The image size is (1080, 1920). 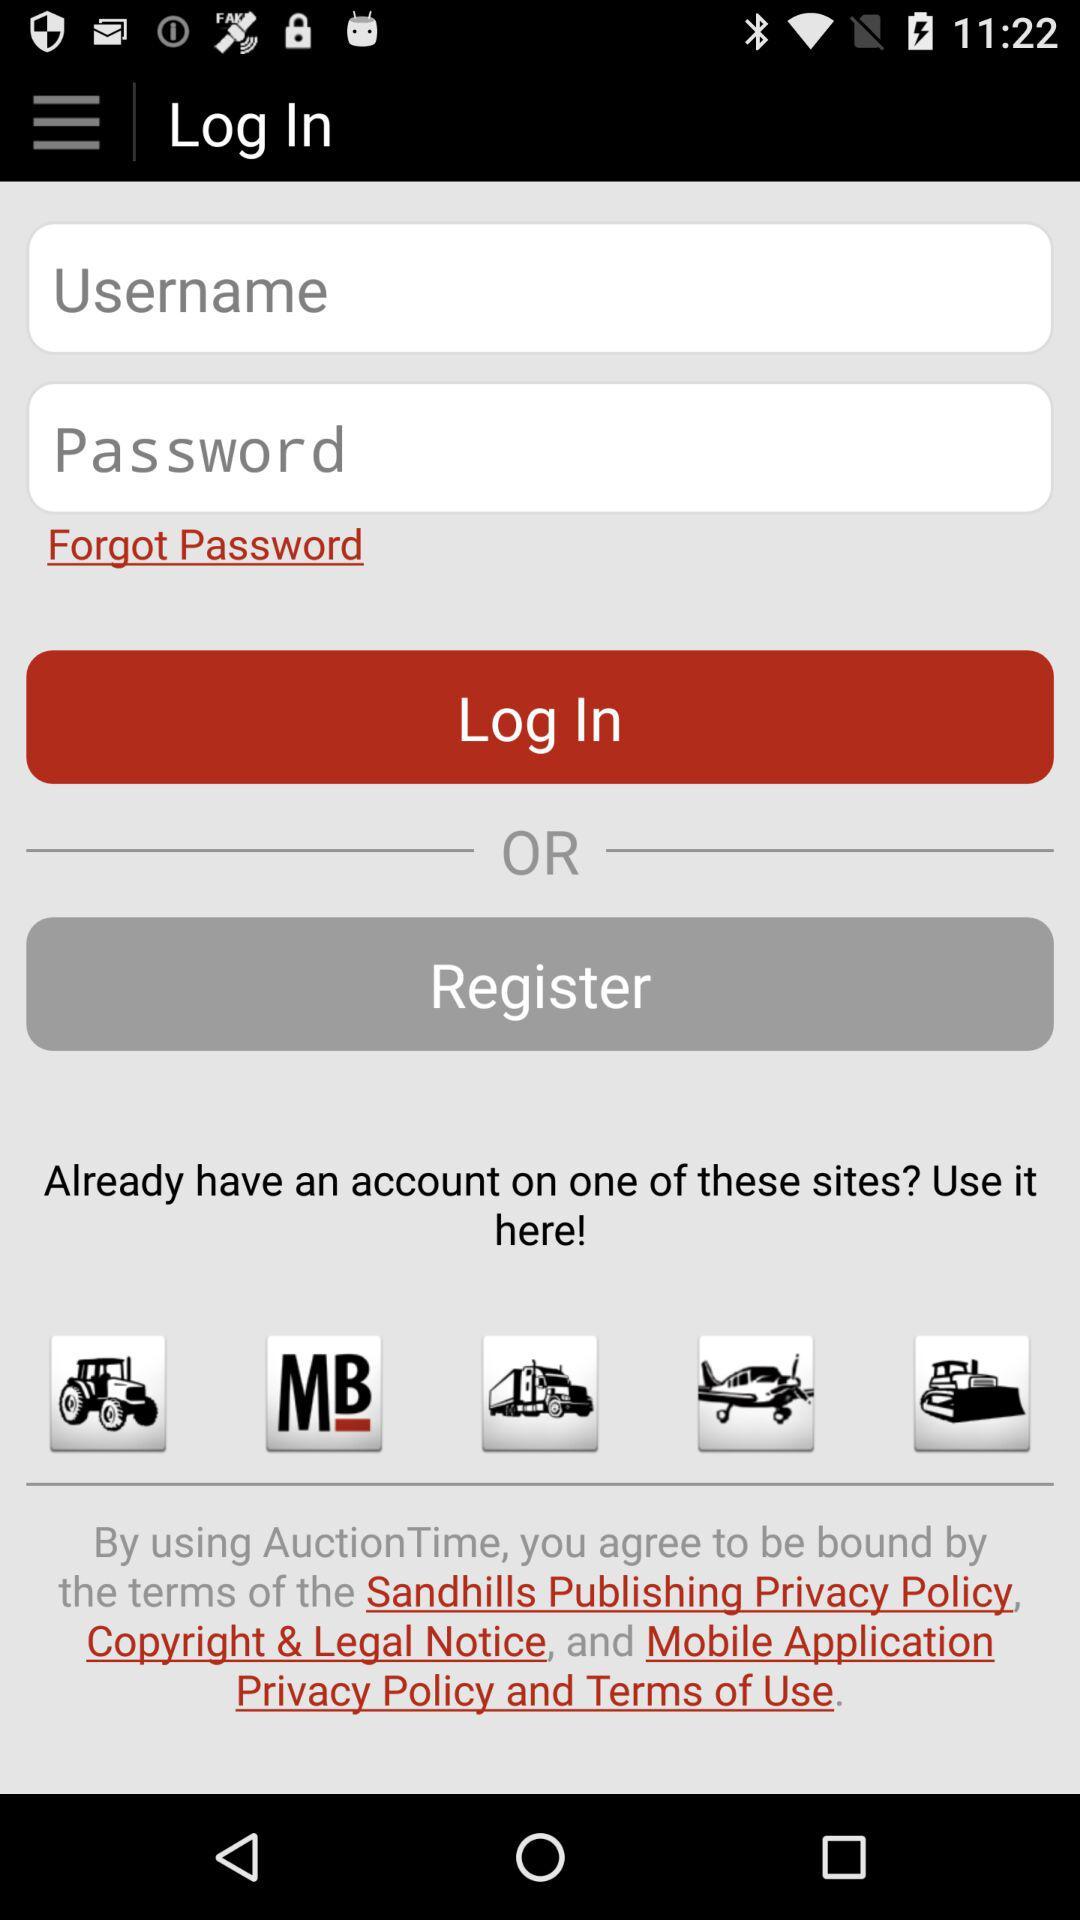 I want to click on show menu, so click(x=65, y=121).